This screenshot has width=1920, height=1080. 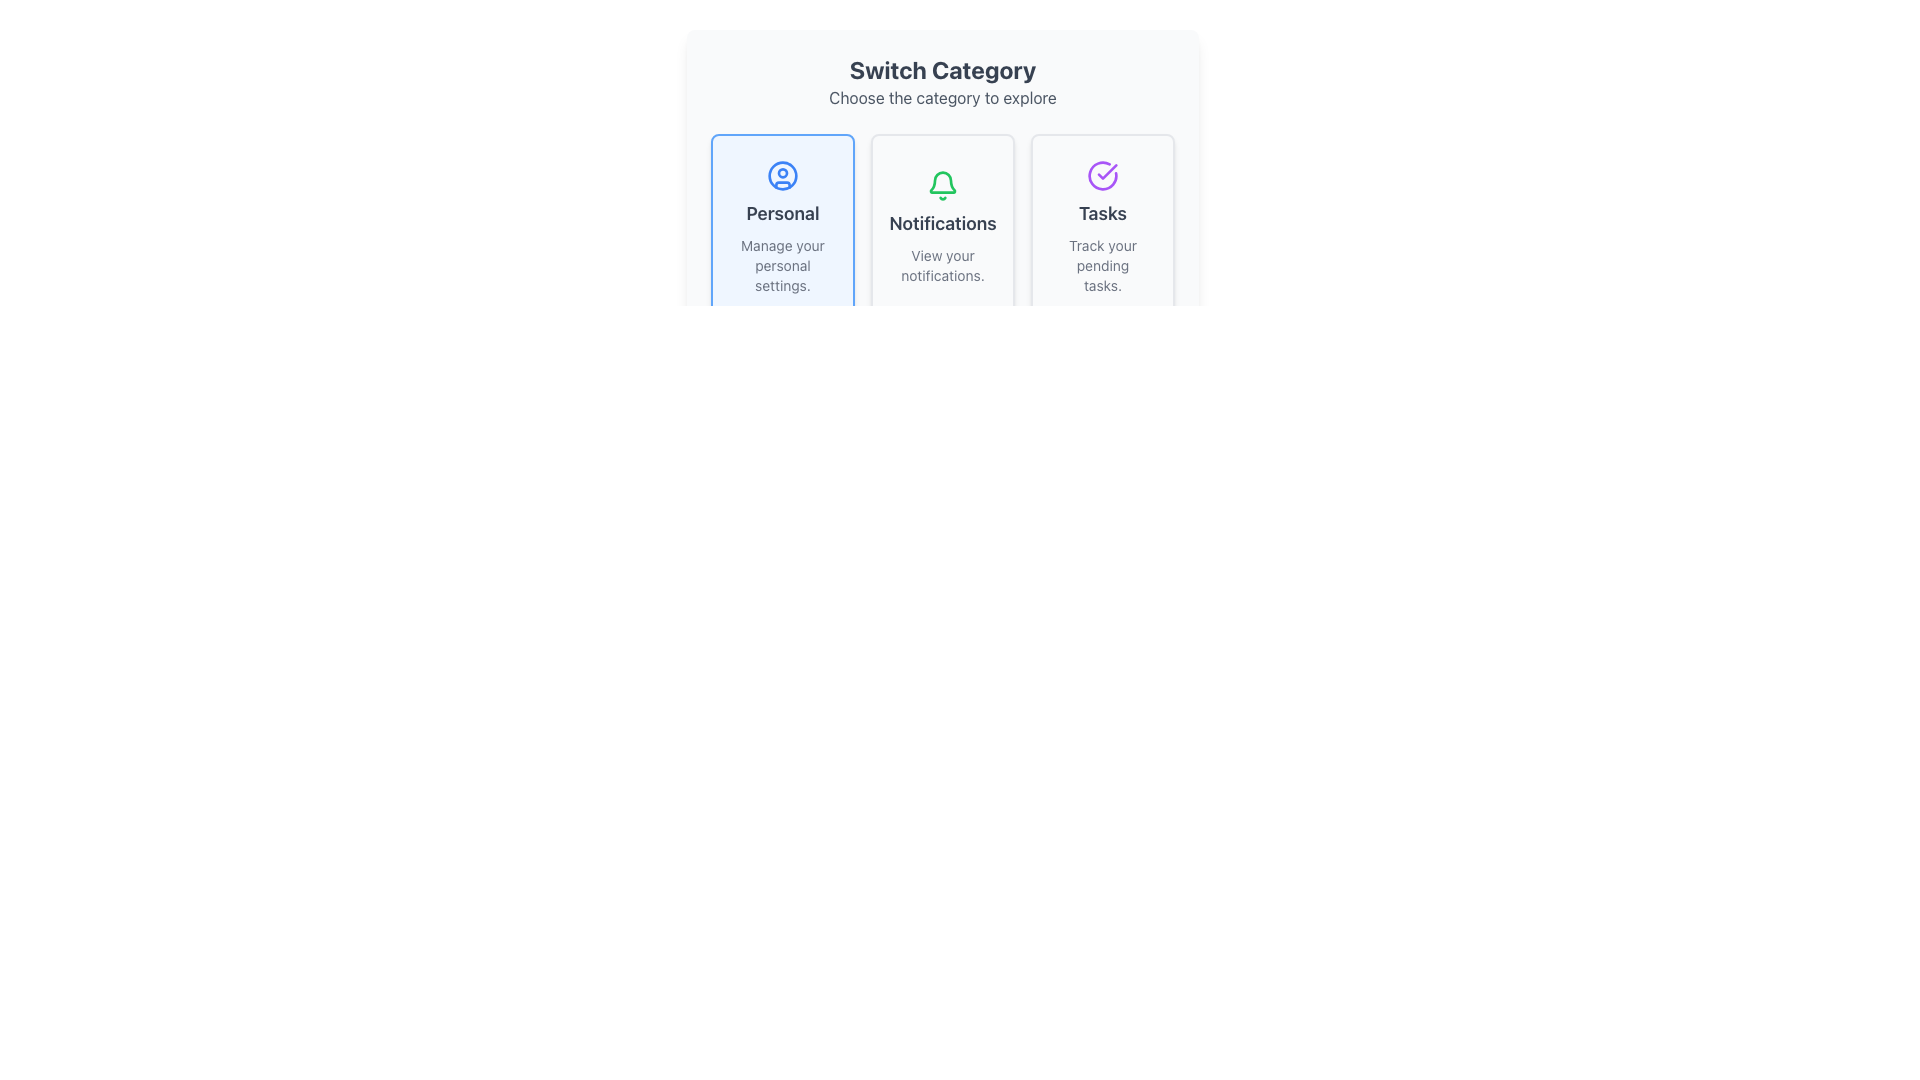 What do you see at coordinates (1102, 175) in the screenshot?
I see `the 'Tasks' category icon located at the top-right corner of the 'Switch Category' section within the highlighted card titled 'Tasks'` at bounding box center [1102, 175].